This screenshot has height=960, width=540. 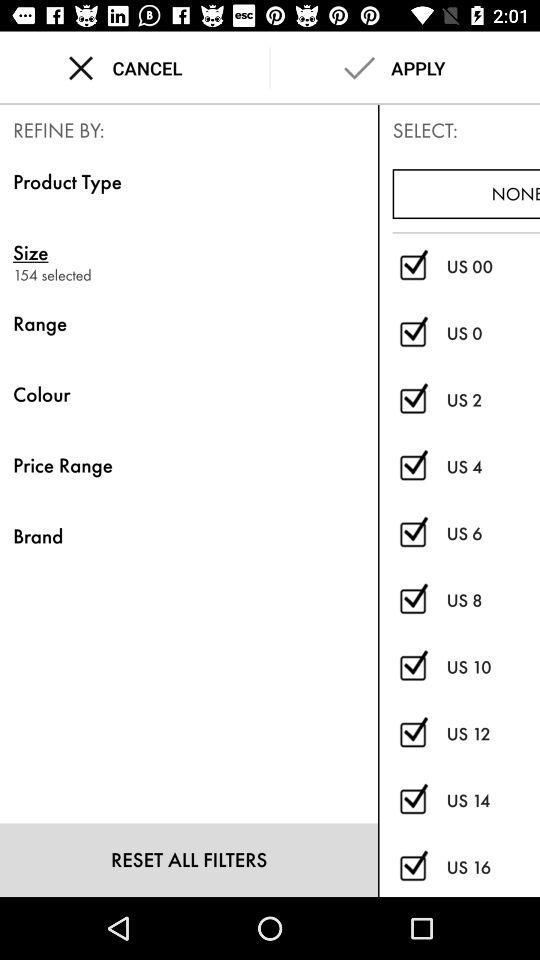 What do you see at coordinates (412, 533) in the screenshot?
I see `size` at bounding box center [412, 533].